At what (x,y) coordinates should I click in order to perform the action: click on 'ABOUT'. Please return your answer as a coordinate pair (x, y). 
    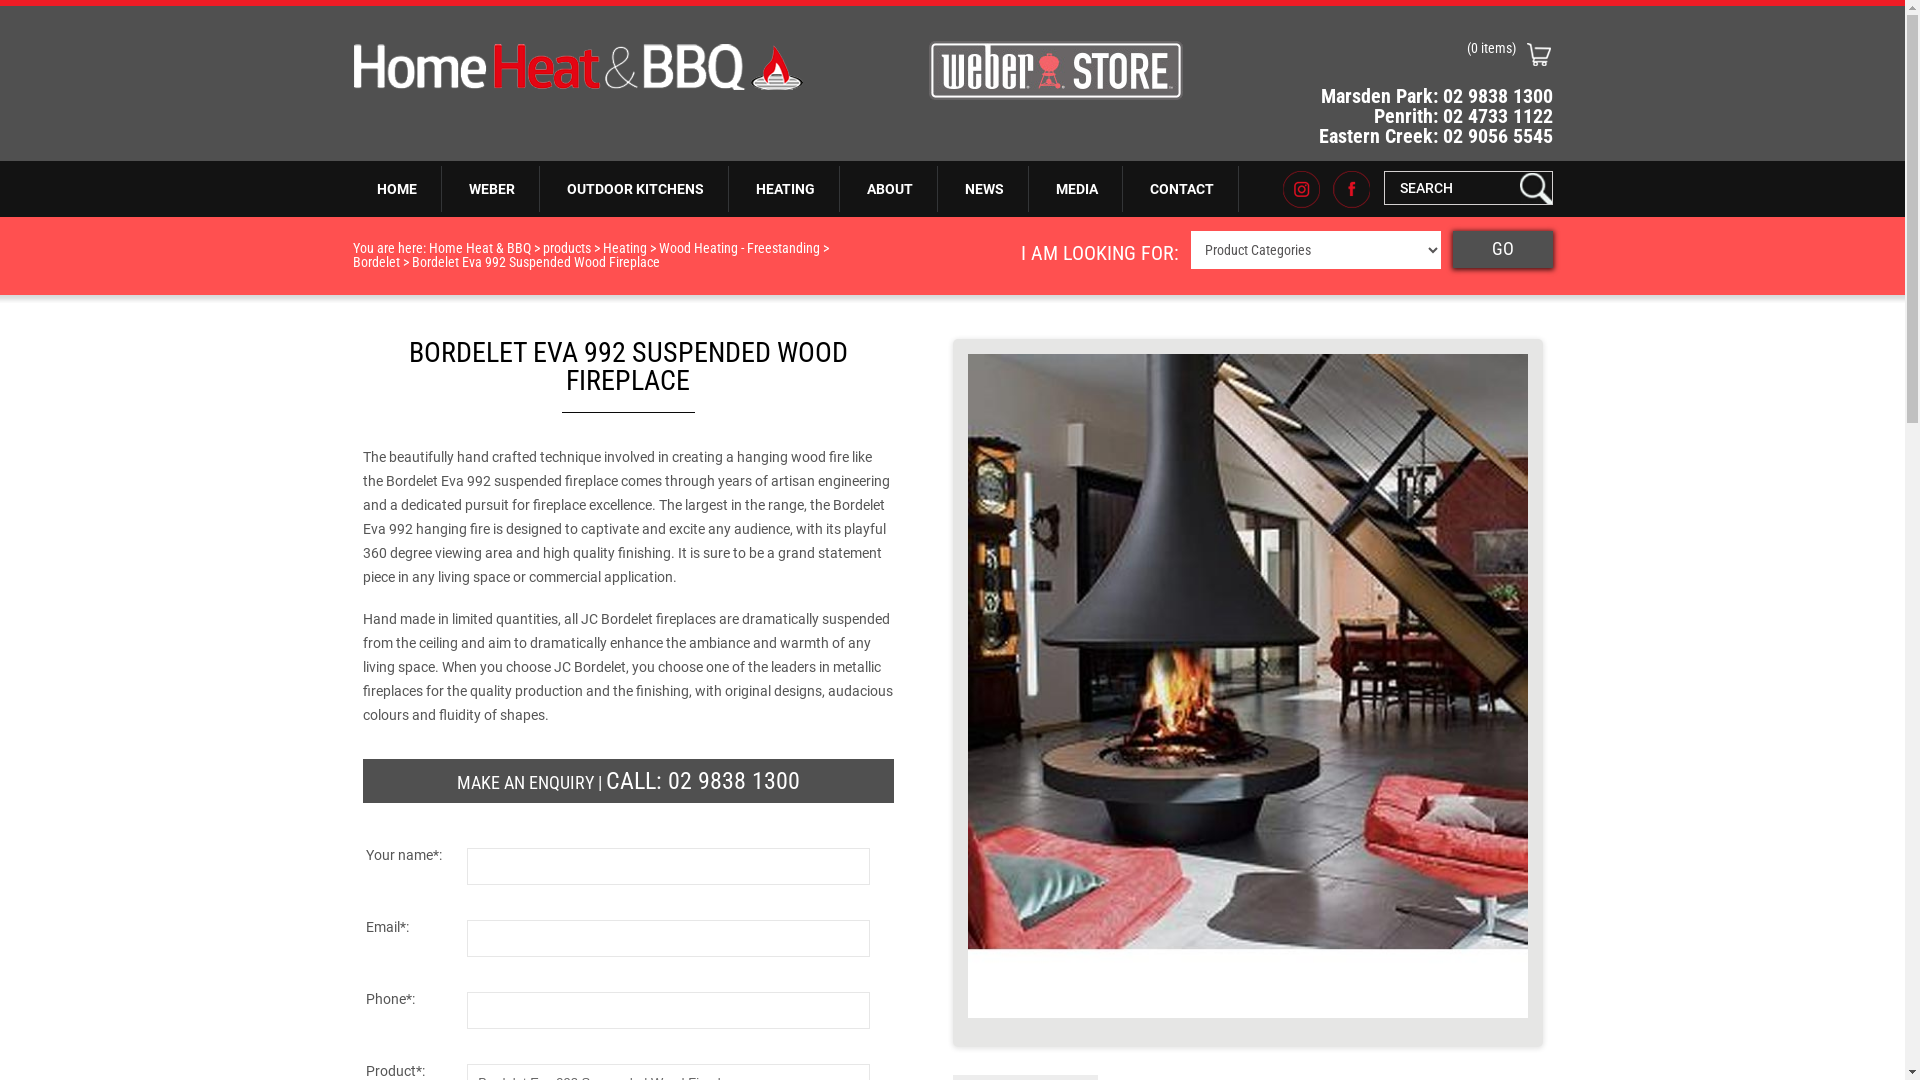
    Looking at the image, I should click on (888, 189).